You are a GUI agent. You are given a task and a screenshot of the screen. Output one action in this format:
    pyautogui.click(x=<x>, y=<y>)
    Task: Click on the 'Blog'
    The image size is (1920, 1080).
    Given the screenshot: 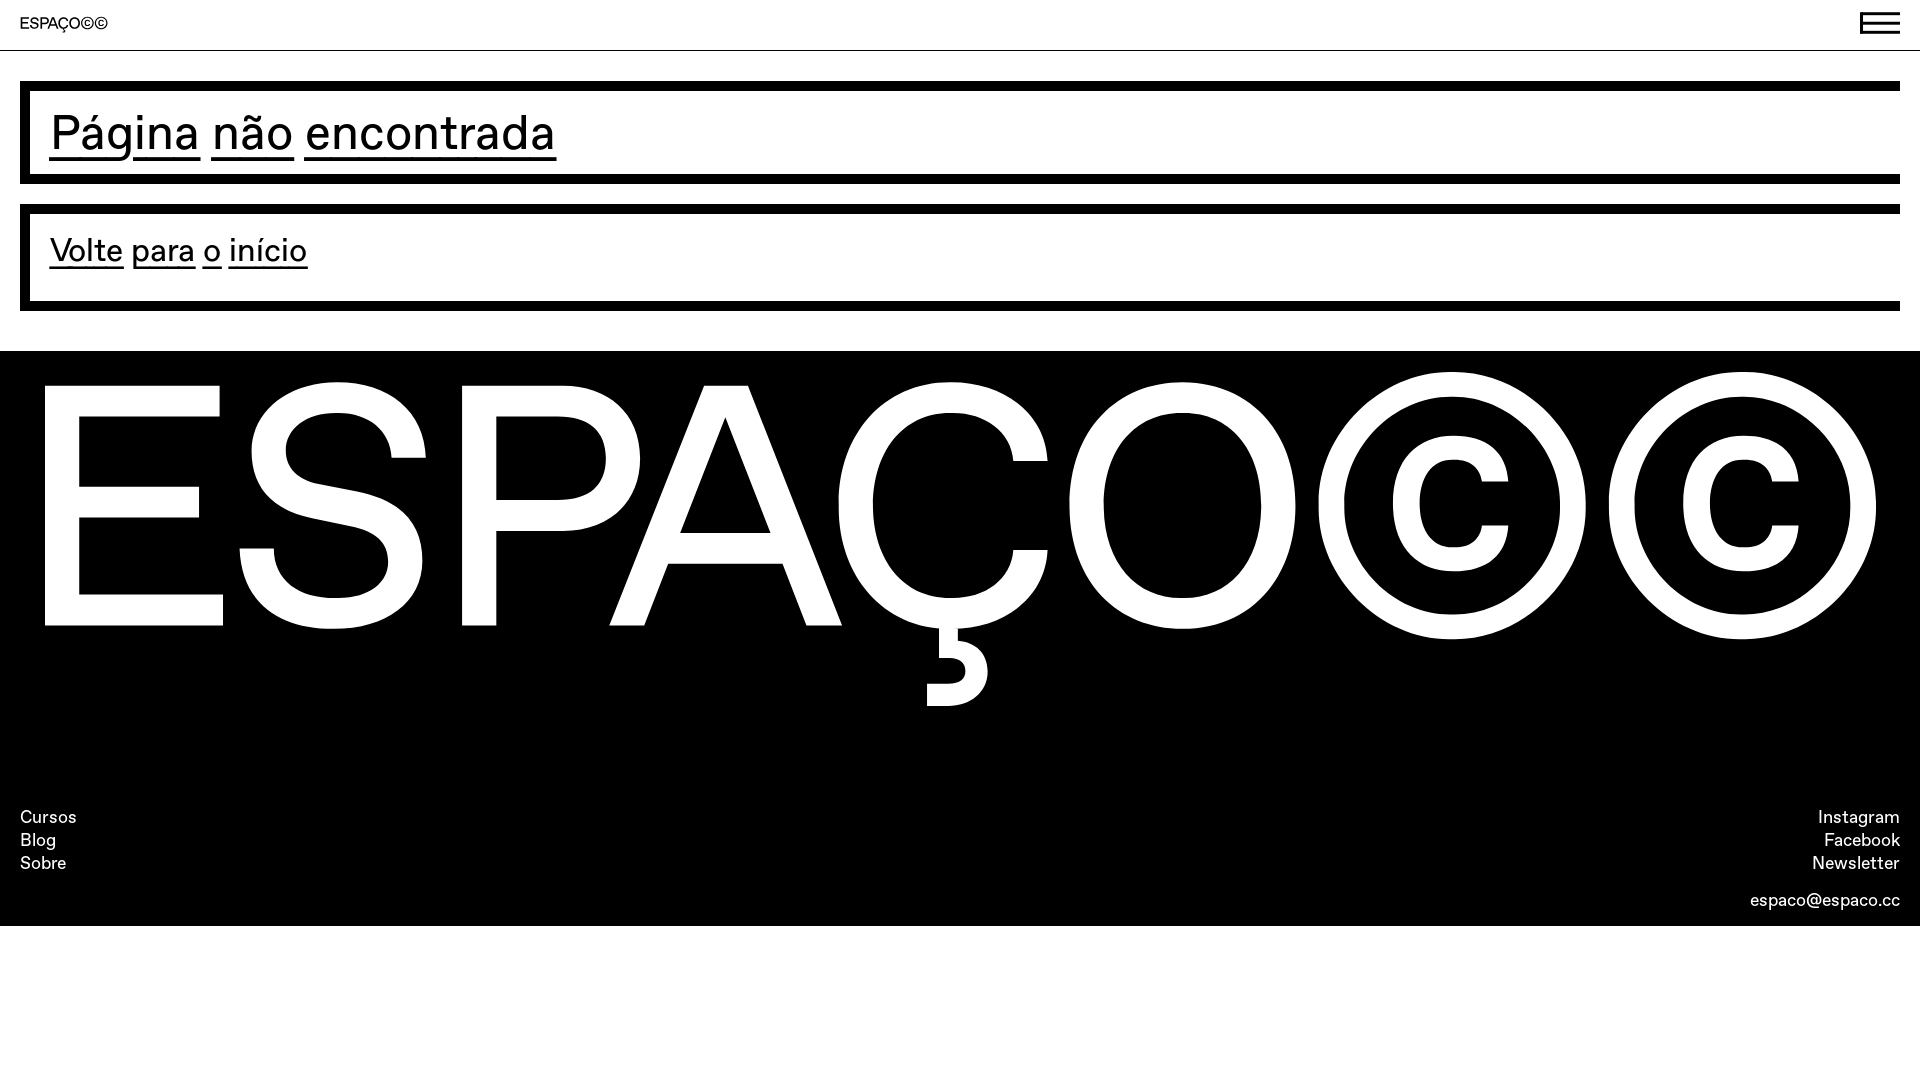 What is the action you would take?
    pyautogui.click(x=19, y=840)
    